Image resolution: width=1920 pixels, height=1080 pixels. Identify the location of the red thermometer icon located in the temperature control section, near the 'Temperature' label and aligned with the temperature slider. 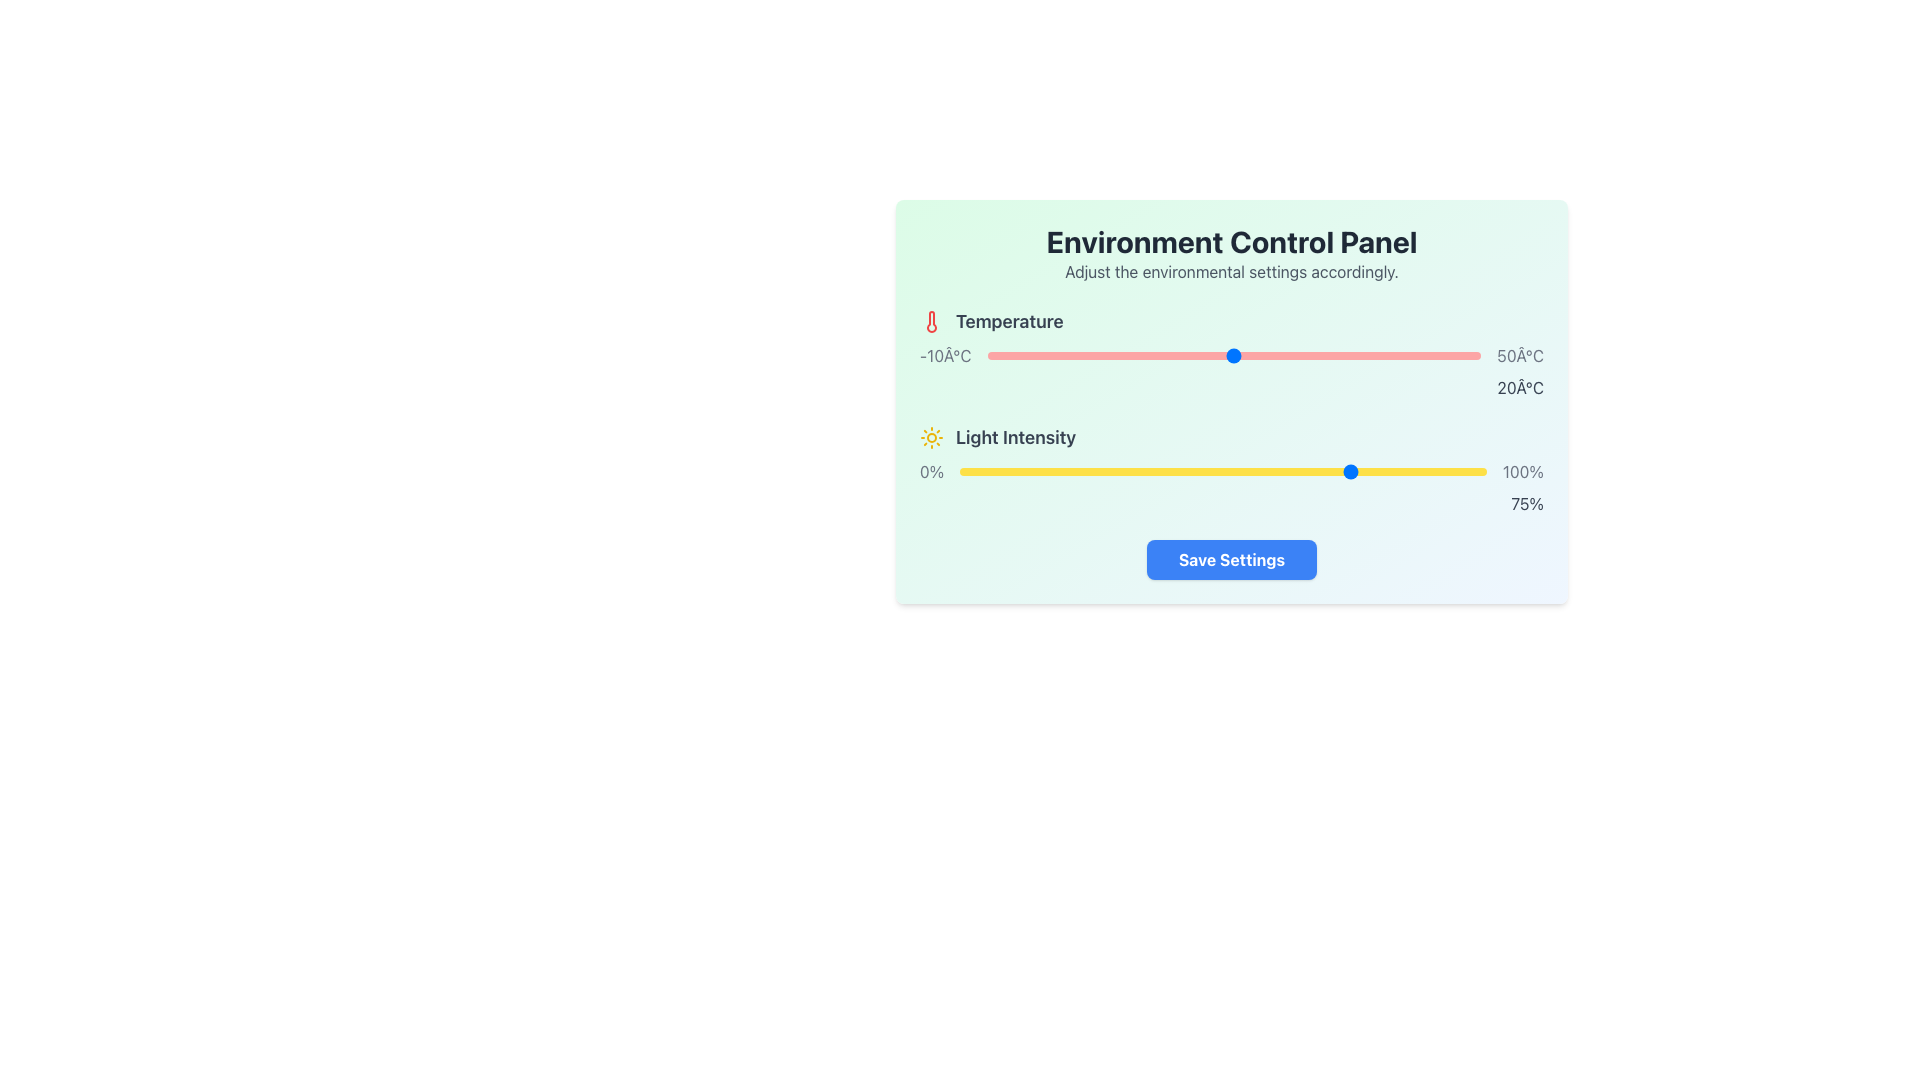
(930, 320).